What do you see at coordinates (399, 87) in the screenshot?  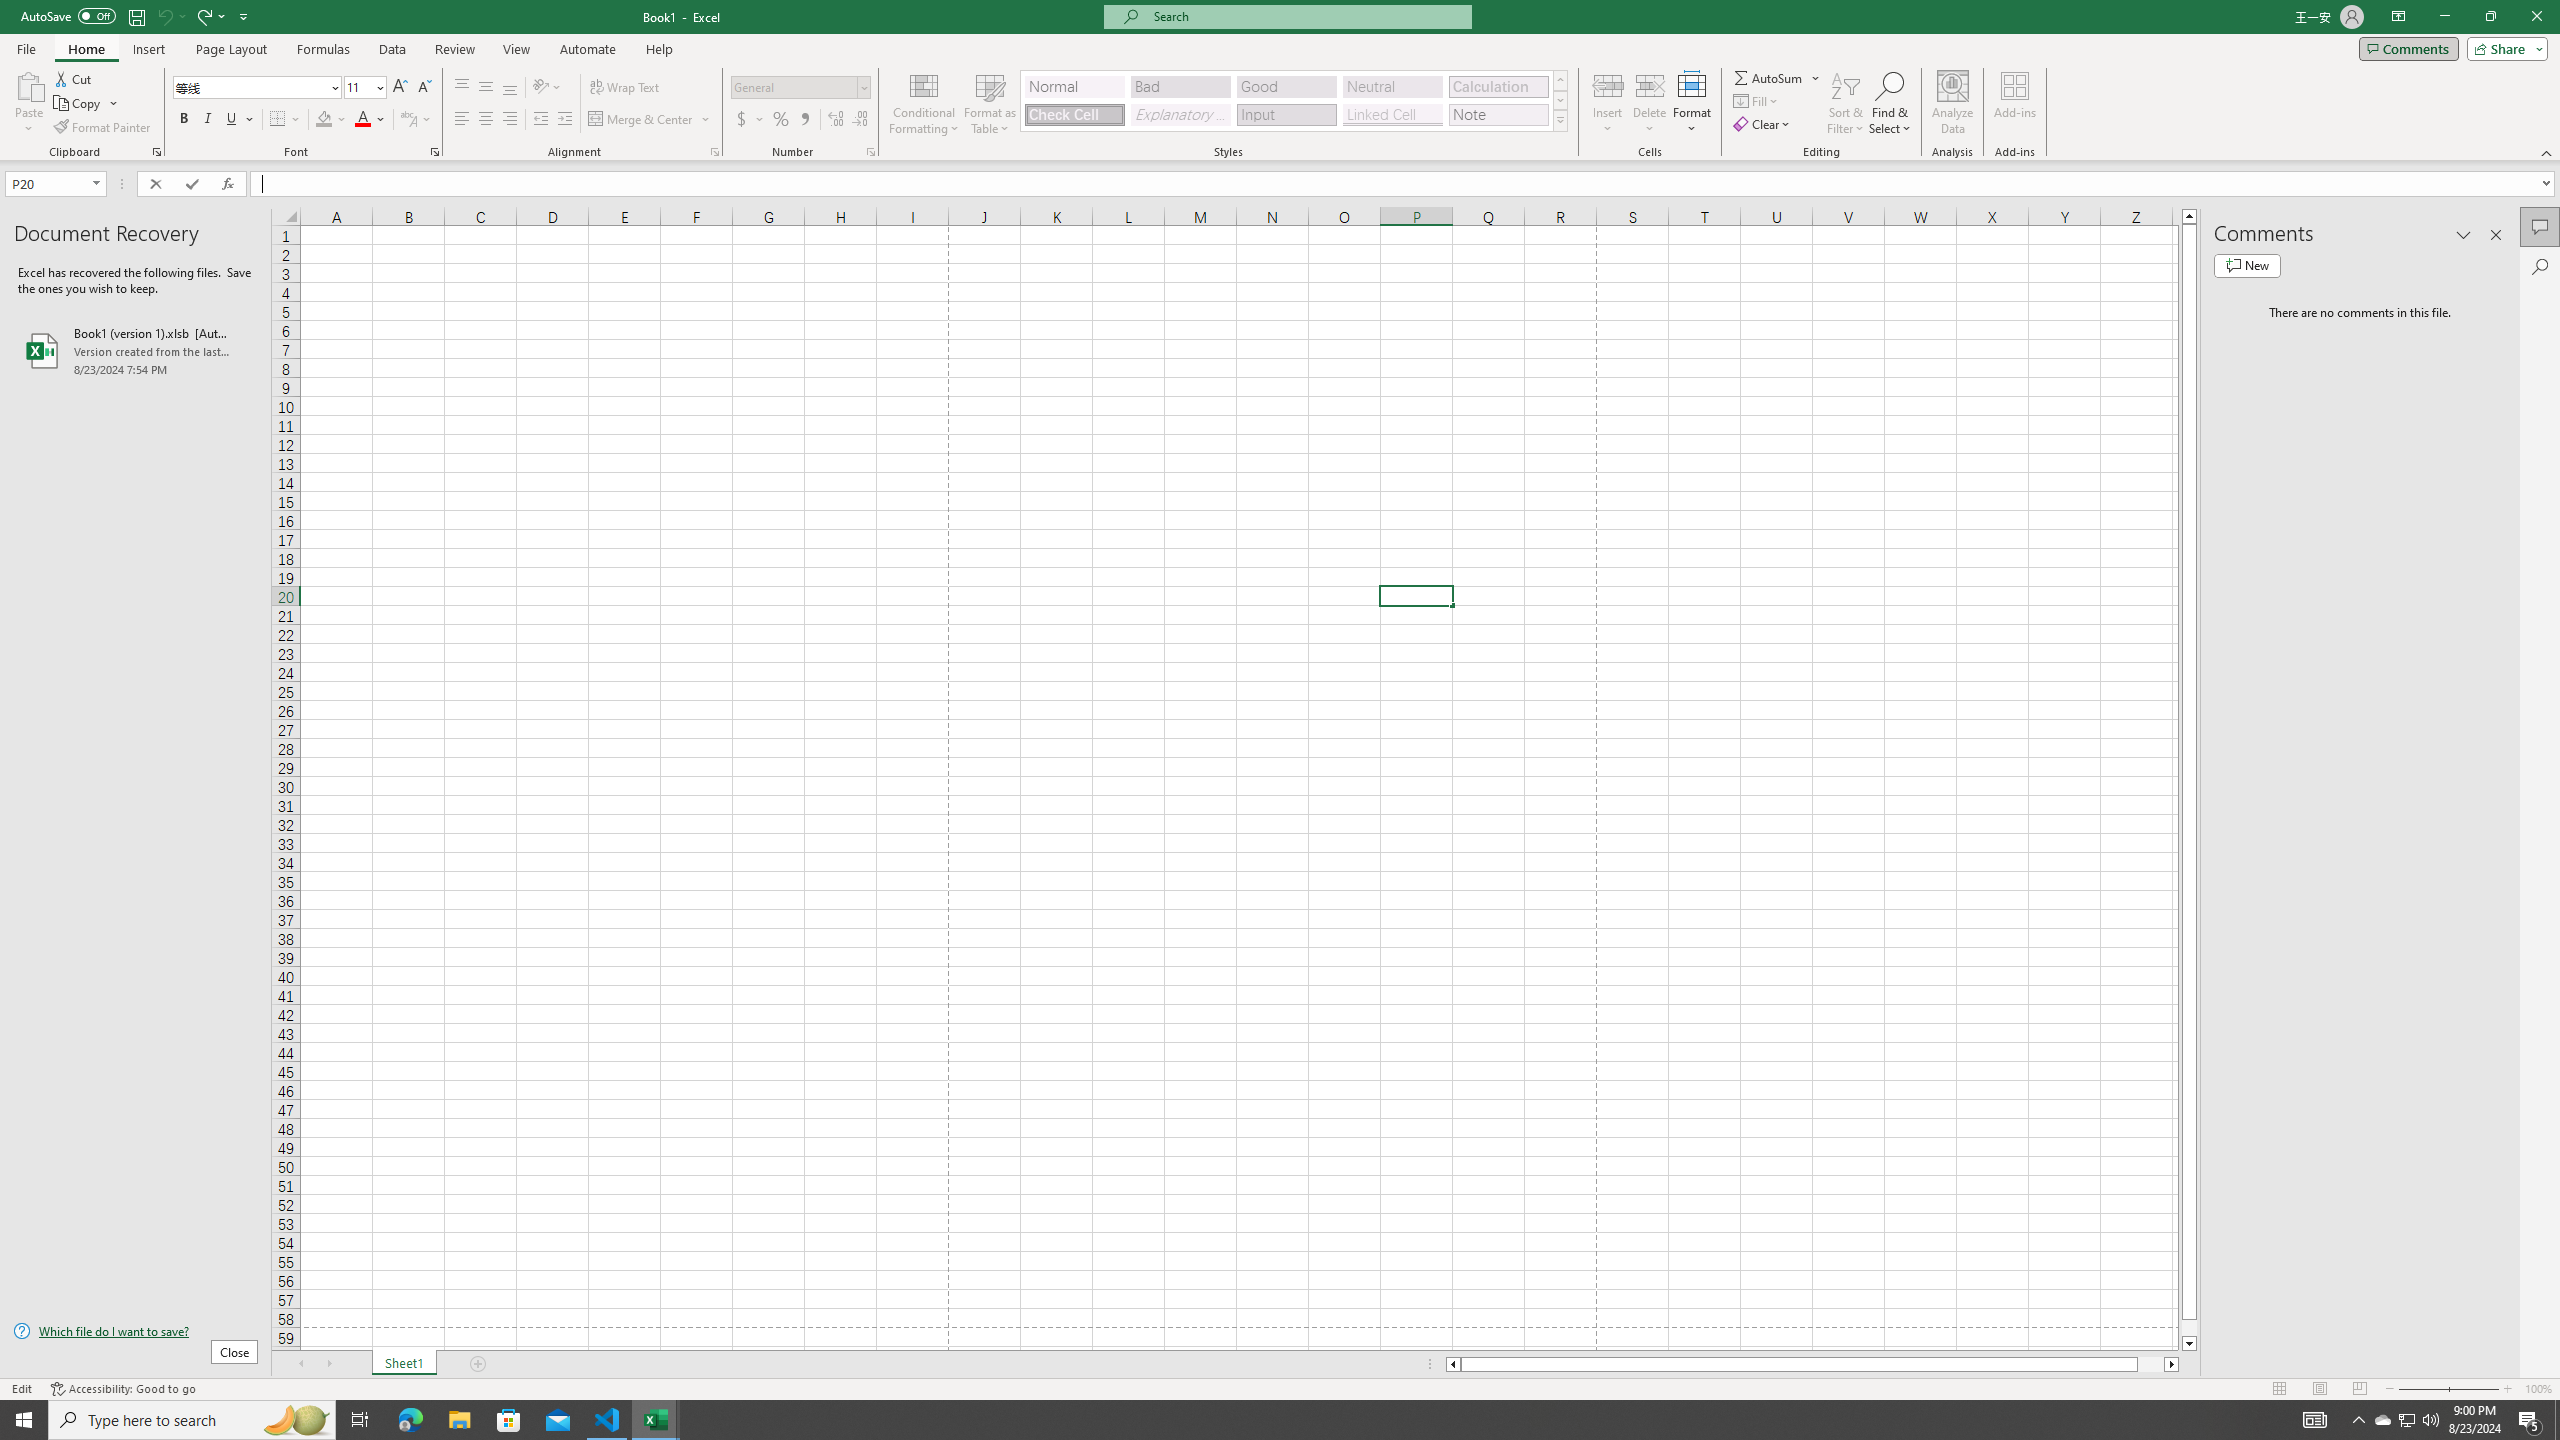 I see `'Increase Font Size'` at bounding box center [399, 87].